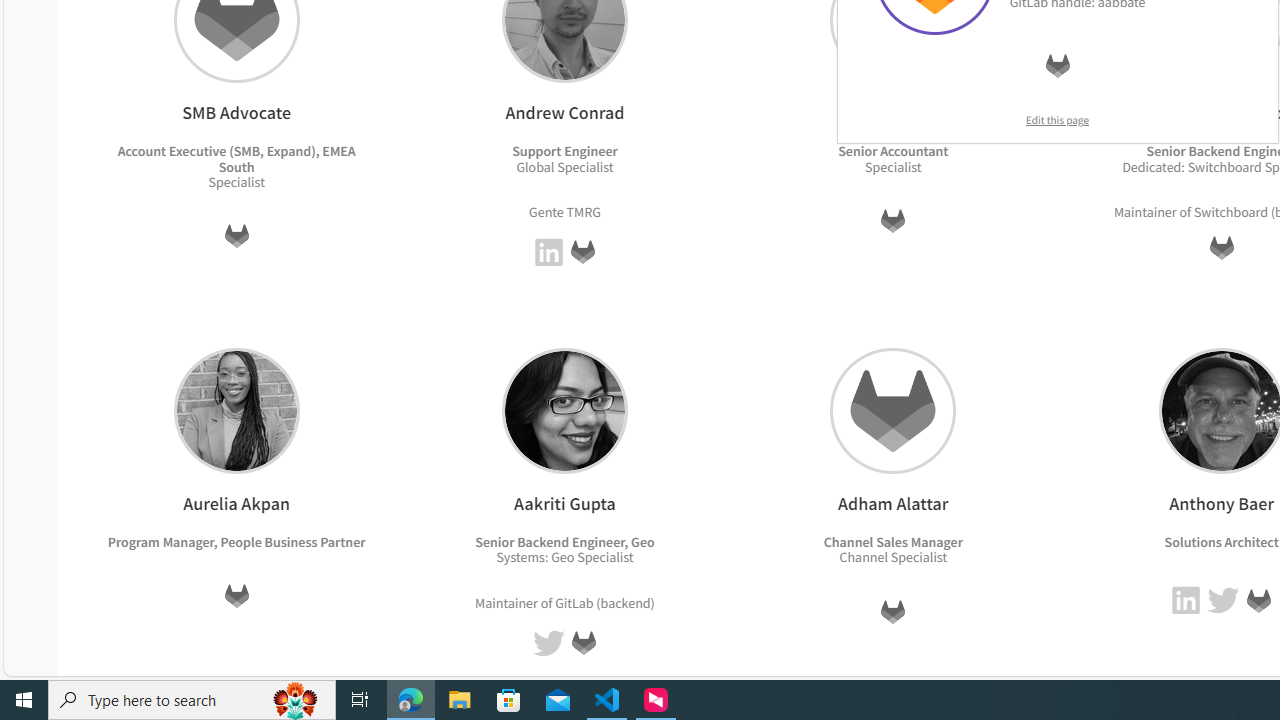 The image size is (1280, 720). What do you see at coordinates (506, 601) in the screenshot?
I see `'Maintainer'` at bounding box center [506, 601].